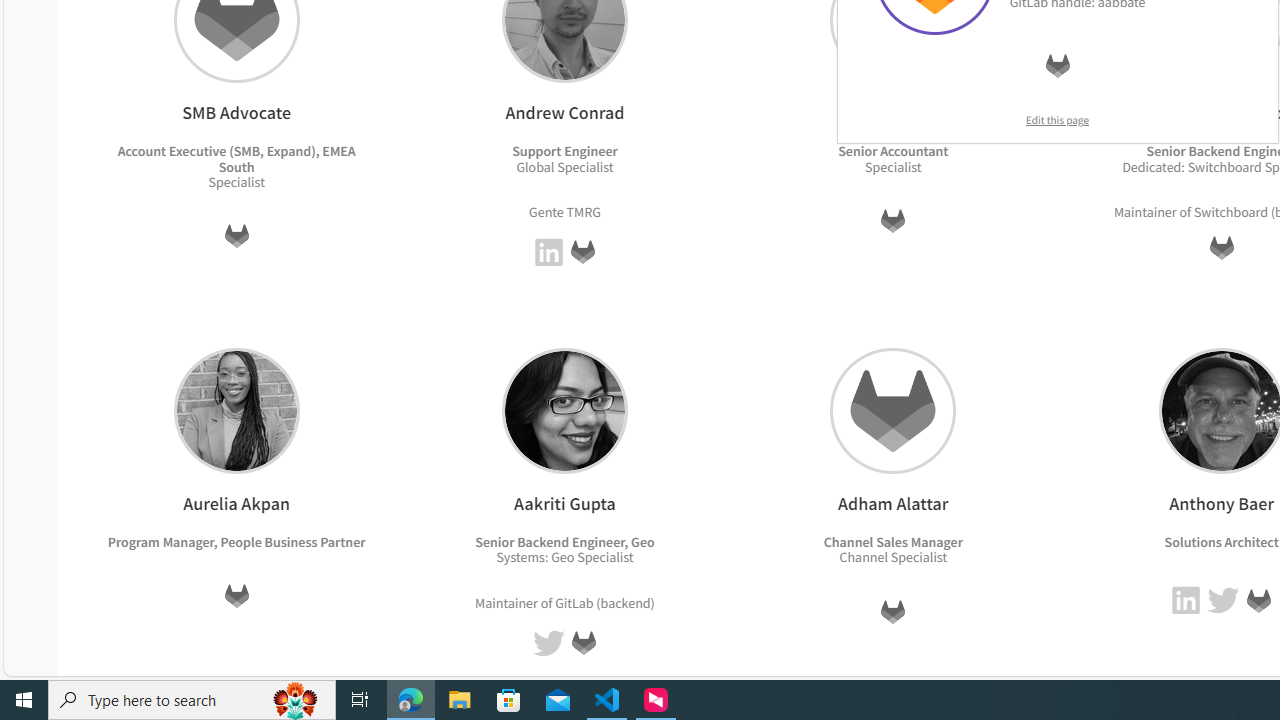 The image size is (1280, 720). What do you see at coordinates (506, 601) in the screenshot?
I see `'Maintainer'` at bounding box center [506, 601].